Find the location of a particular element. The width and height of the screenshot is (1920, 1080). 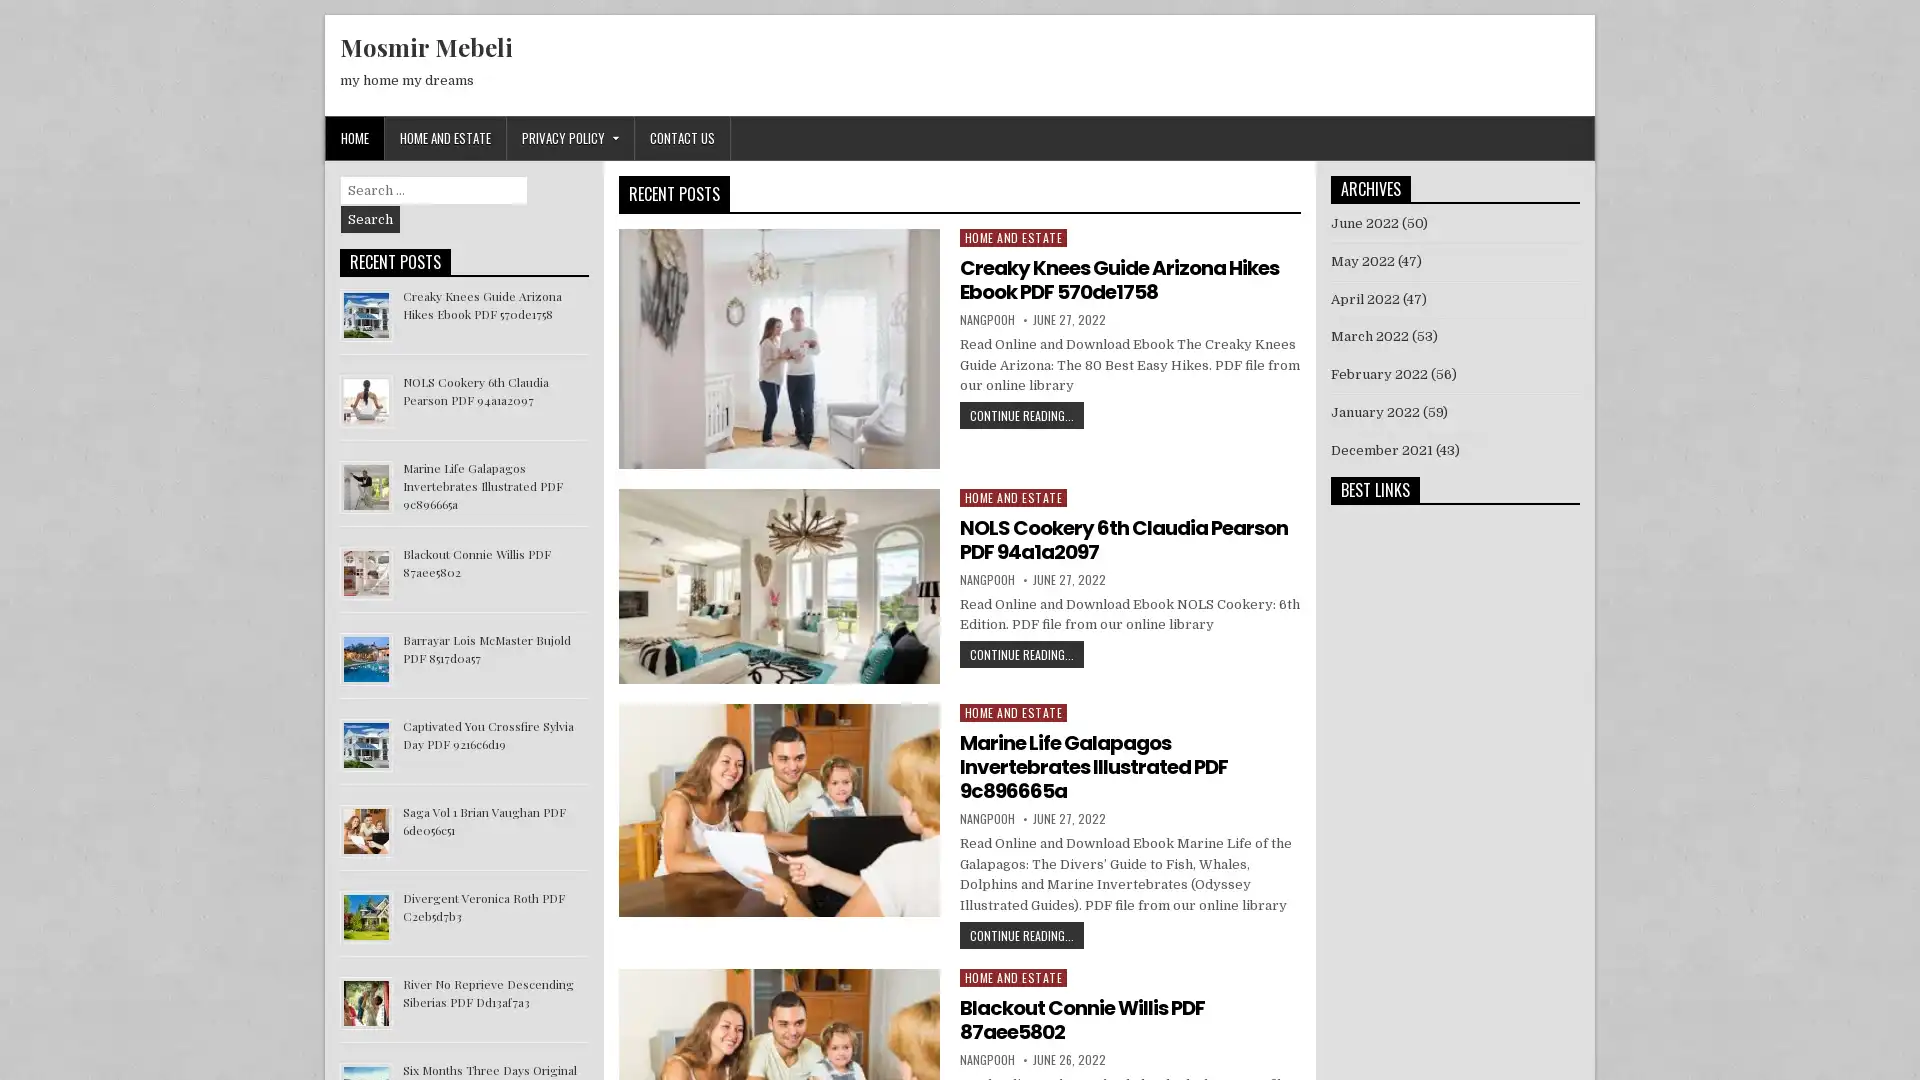

Search is located at coordinates (370, 219).